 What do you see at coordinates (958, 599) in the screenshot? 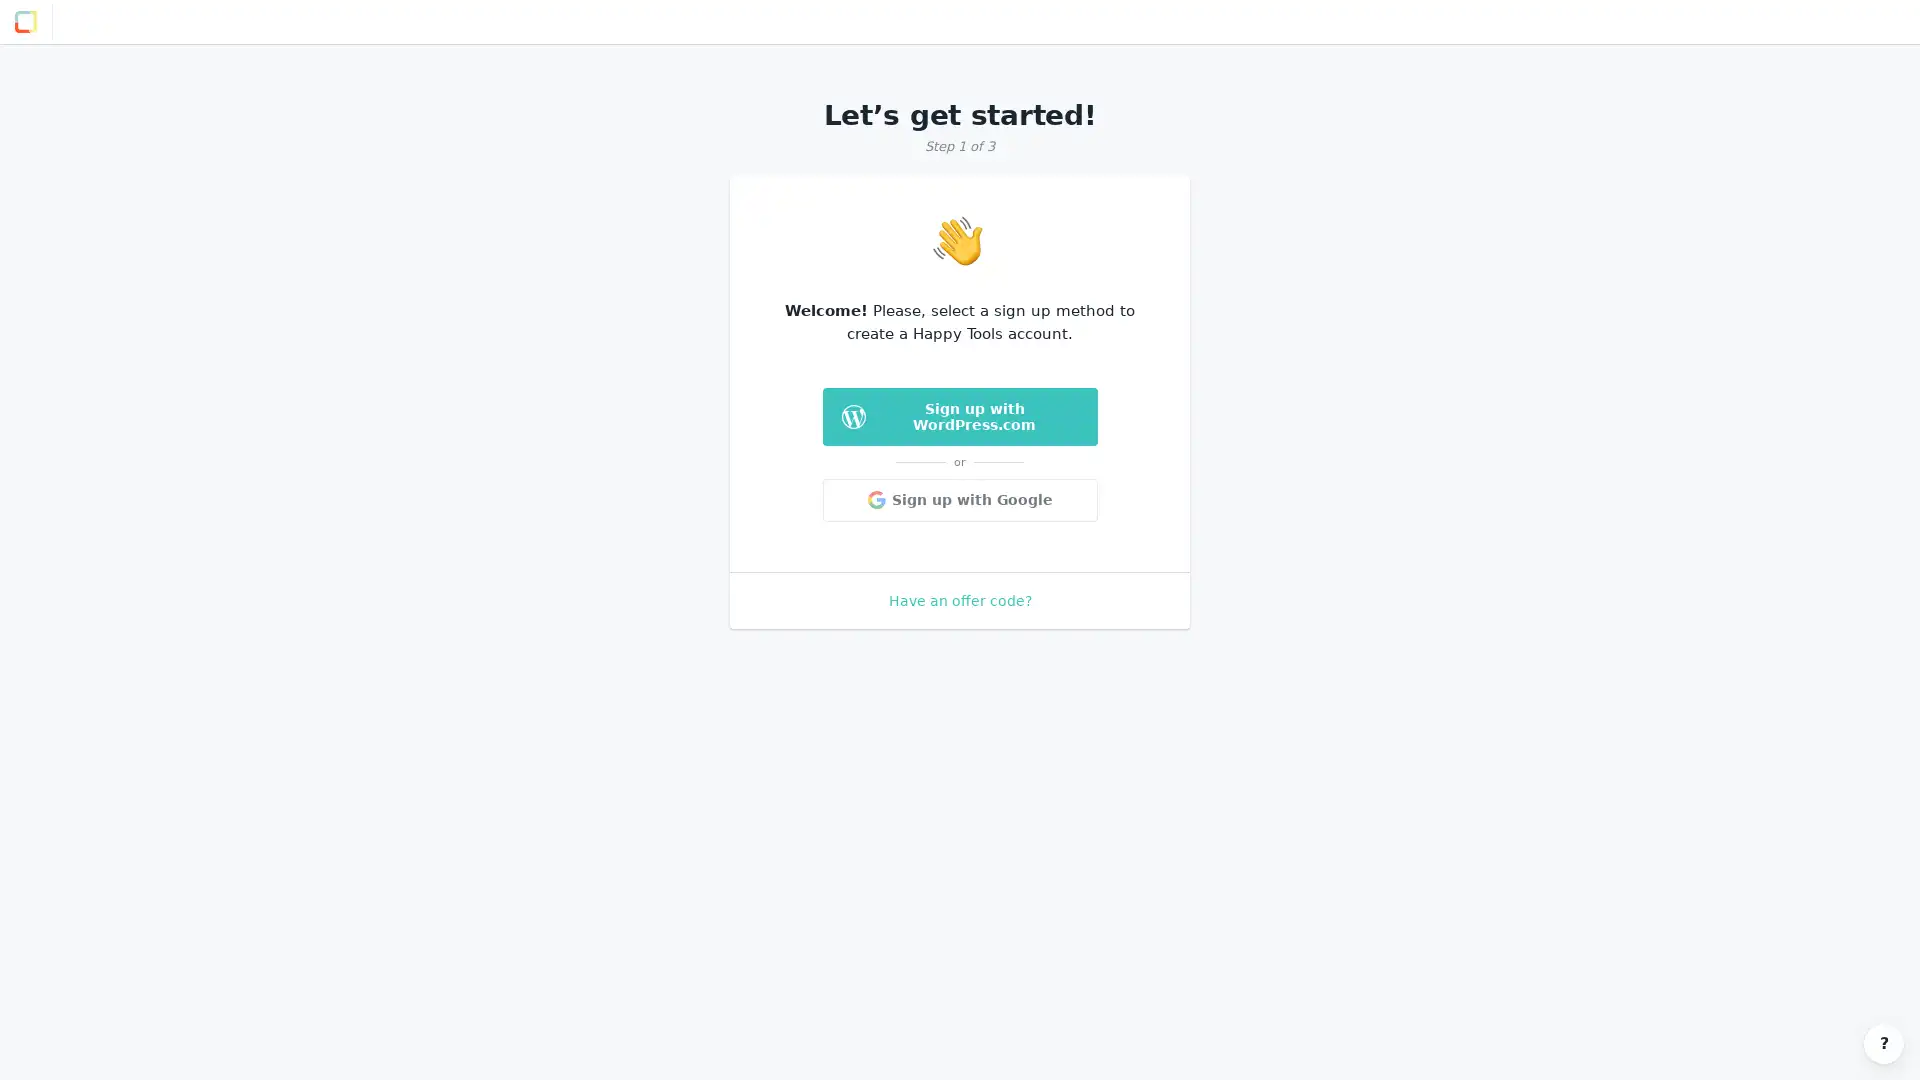
I see `Have an offer code?` at bounding box center [958, 599].